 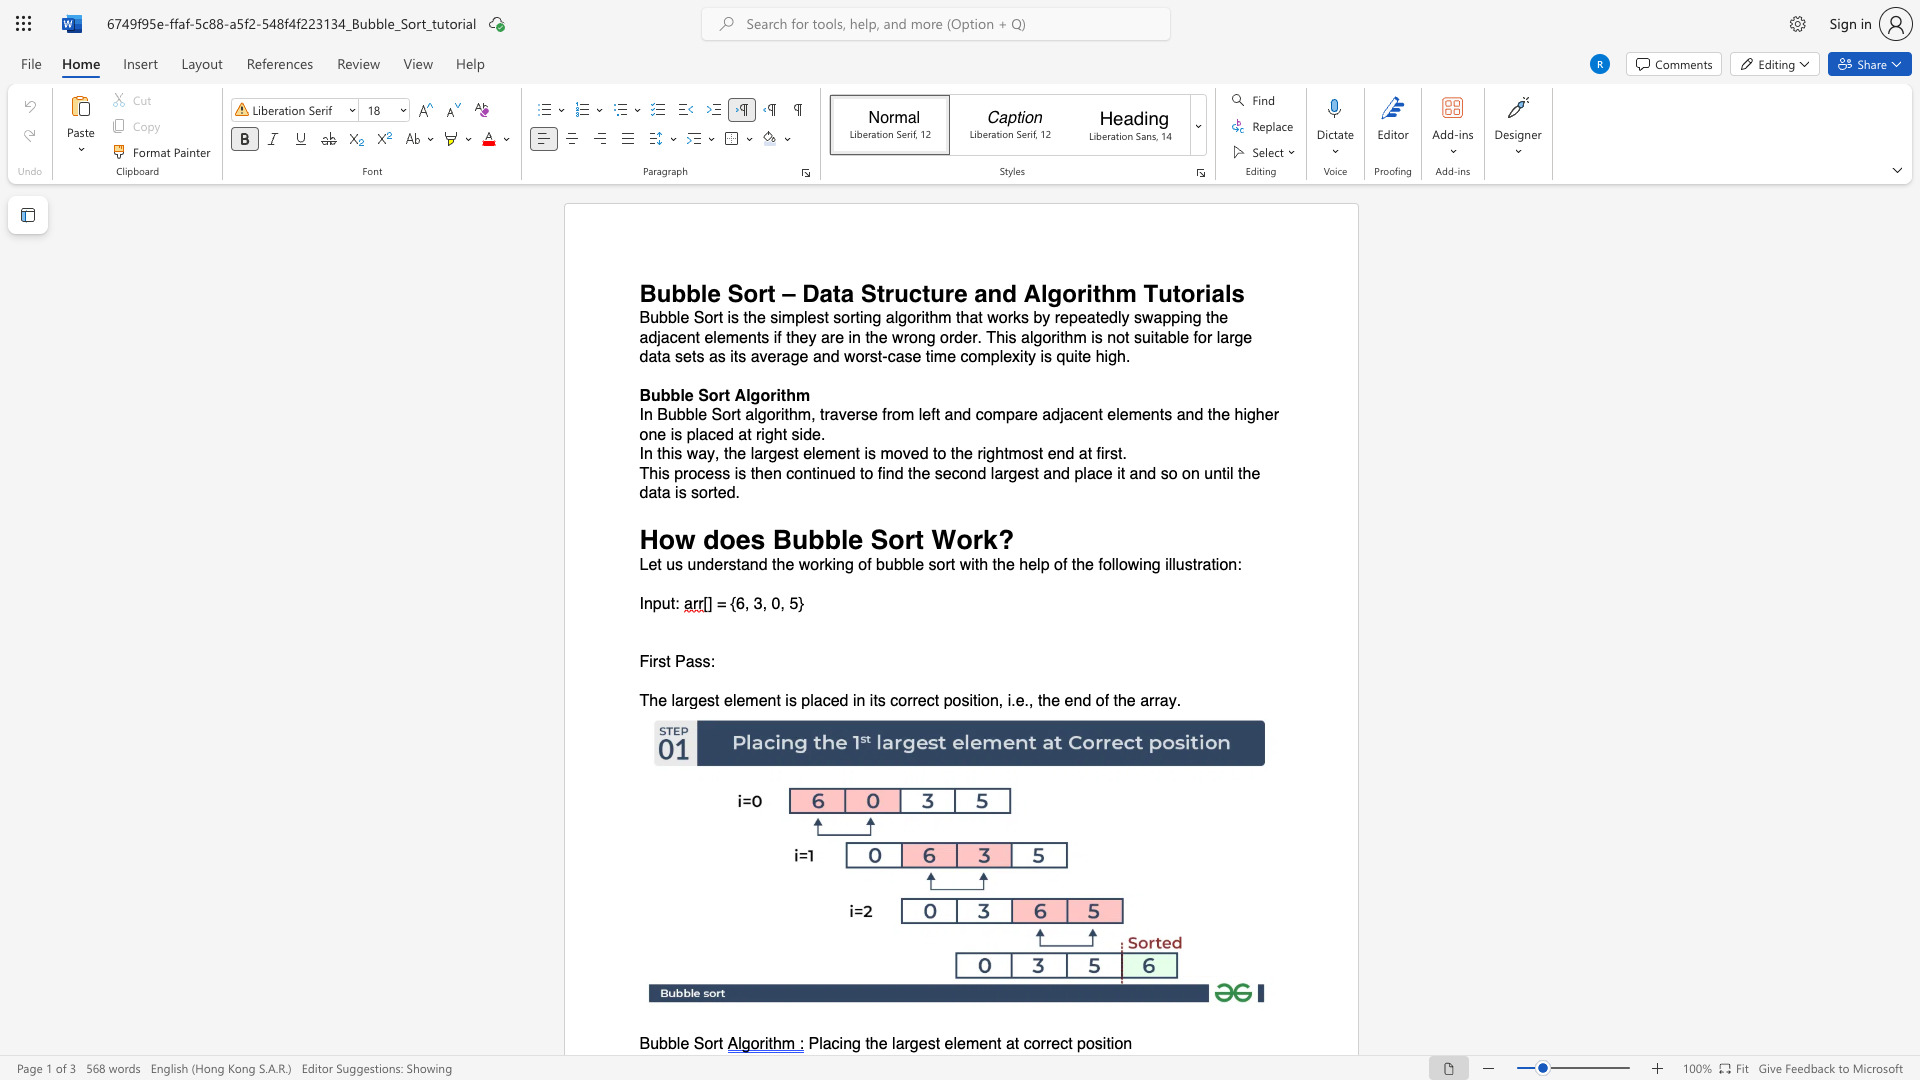 I want to click on the subset text "= {" within the text "[] = {6, 3, 0, 5}", so click(x=716, y=603).